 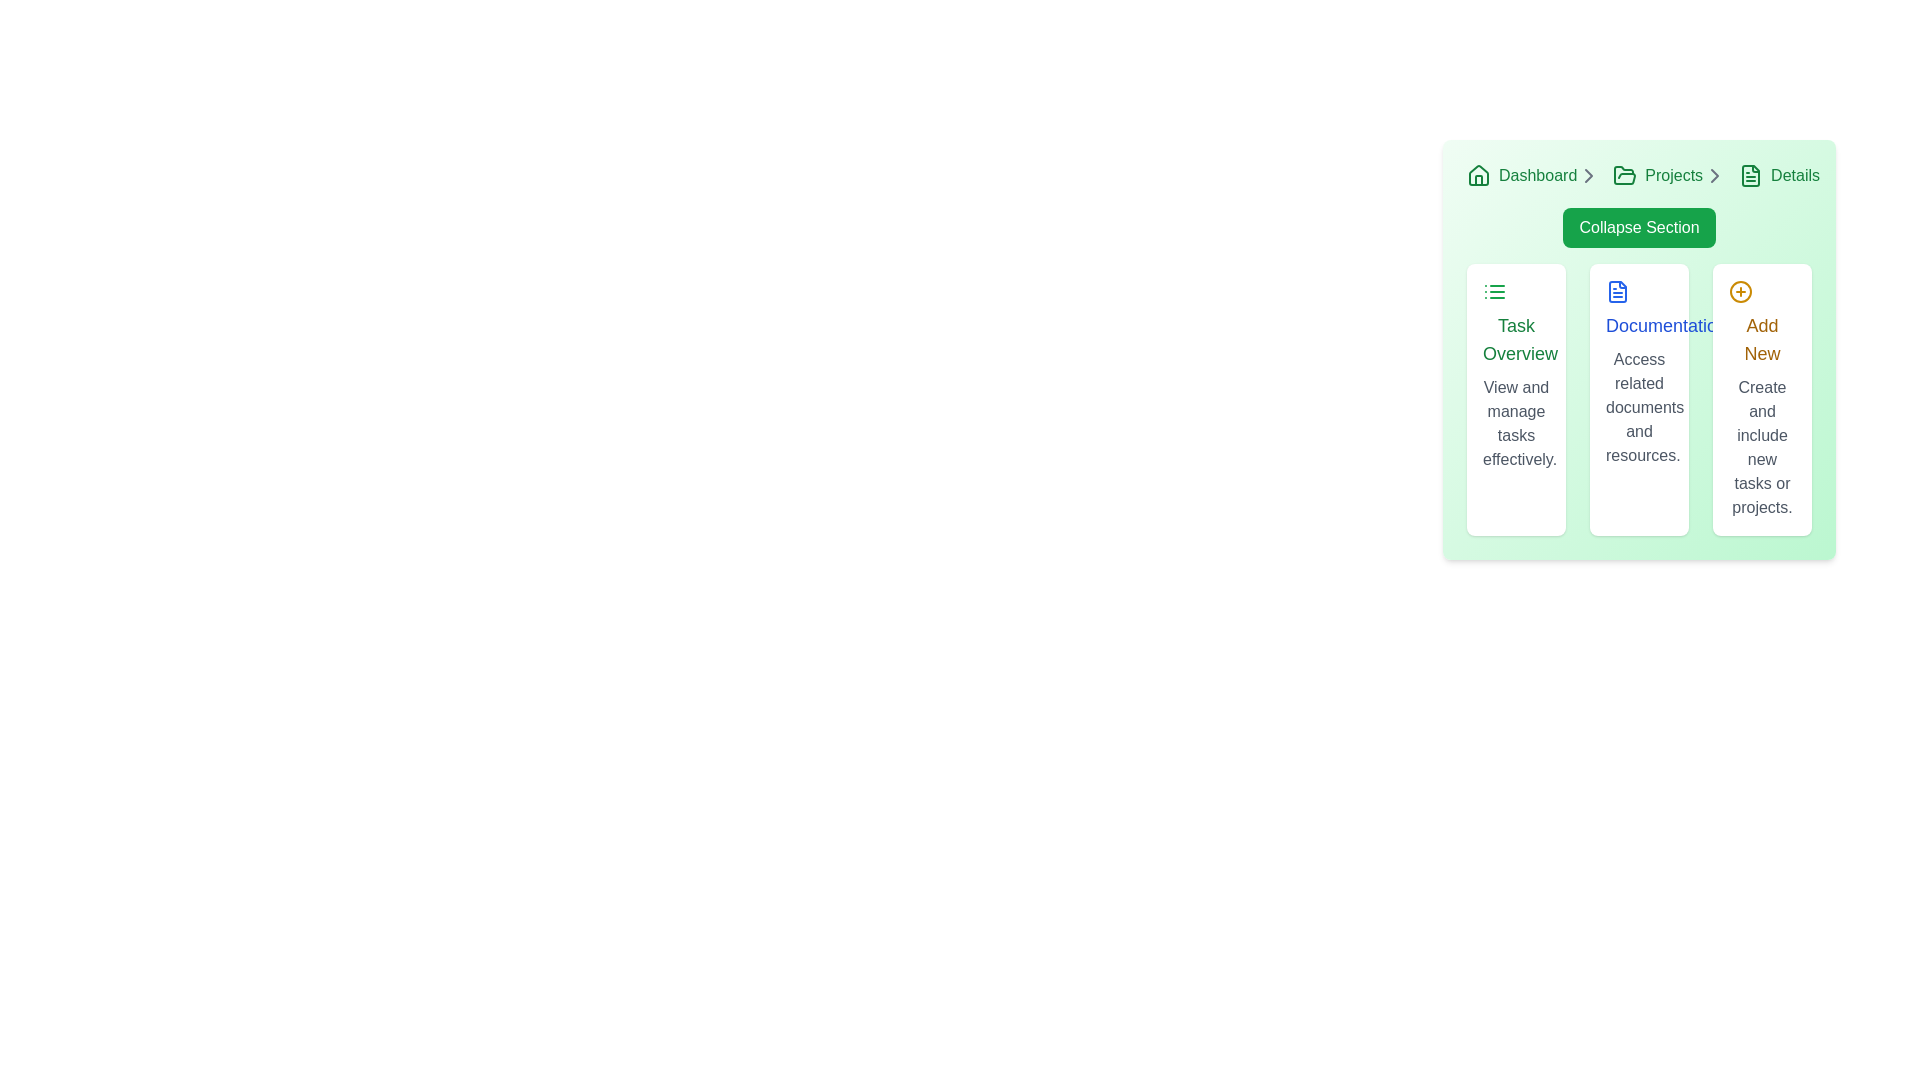 I want to click on static text label that displays 'Access related documents and resources.' It is styled in gray and located below the heading 'Documentation.', so click(x=1639, y=407).